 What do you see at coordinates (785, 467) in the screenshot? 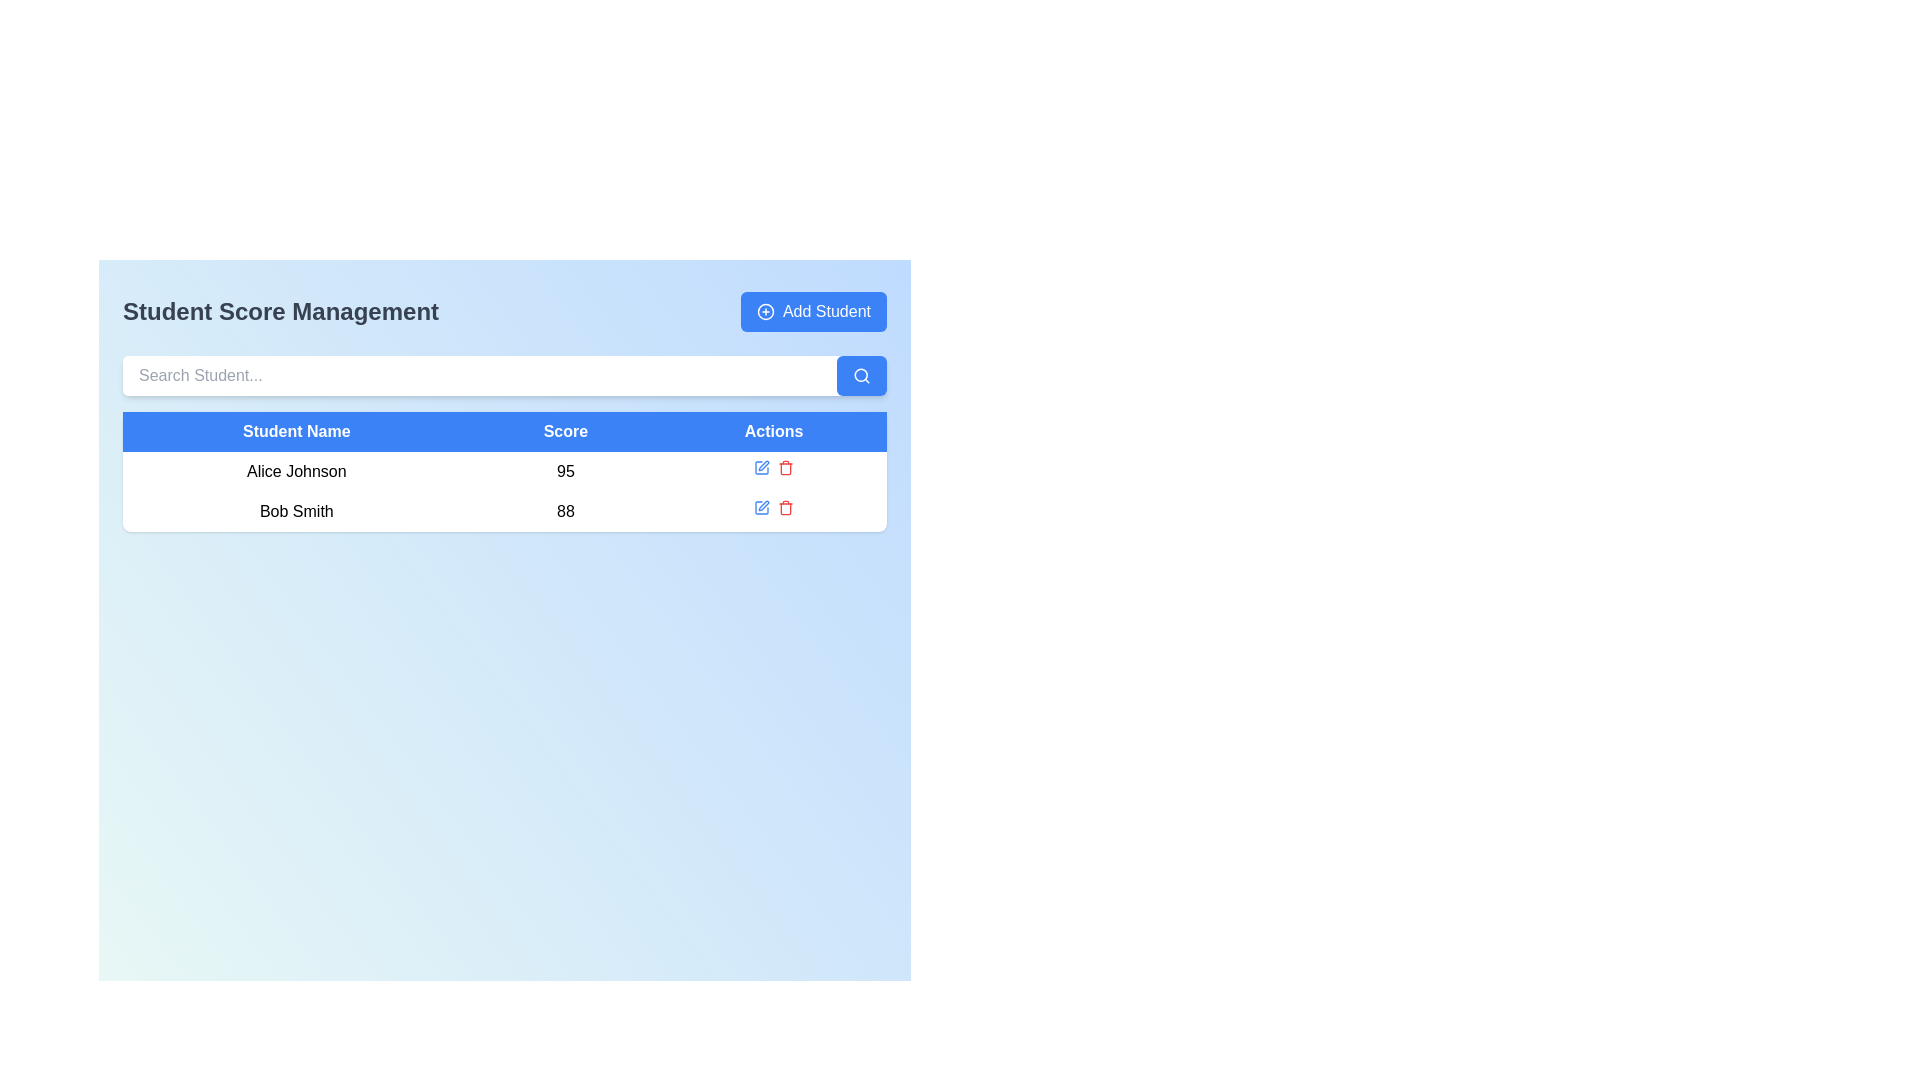
I see `the red trash can icon in the 'Actions' column of the data table` at bounding box center [785, 467].